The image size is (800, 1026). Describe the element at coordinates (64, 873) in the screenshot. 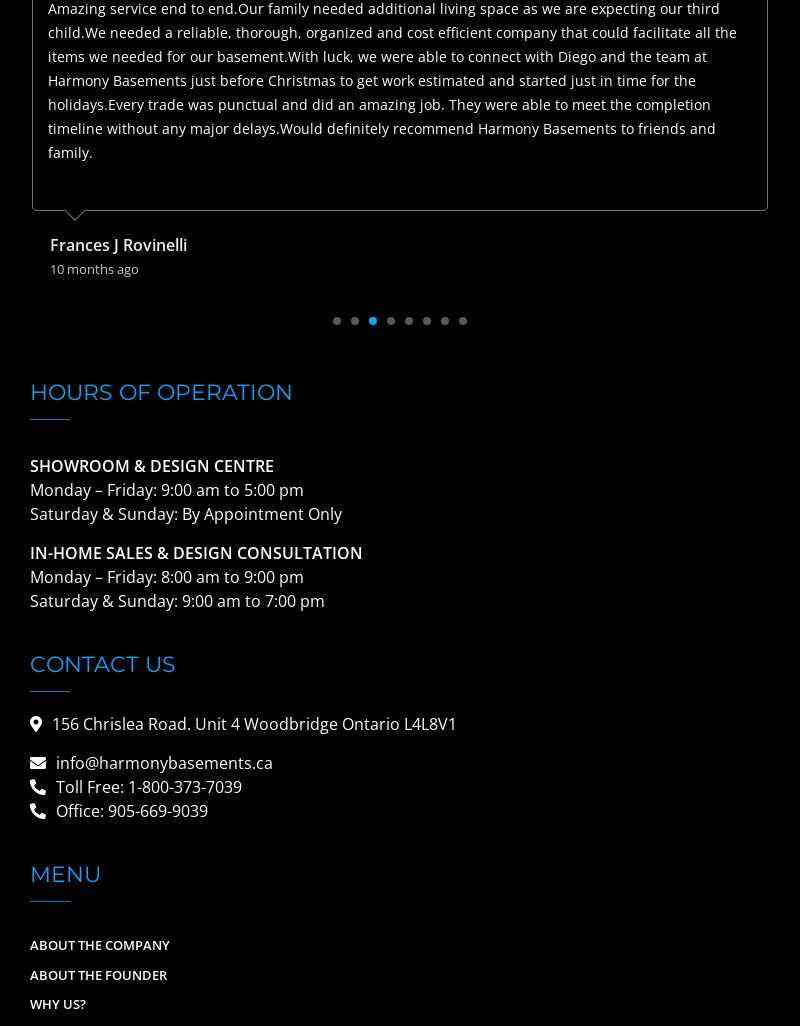

I see `'Menu'` at that location.